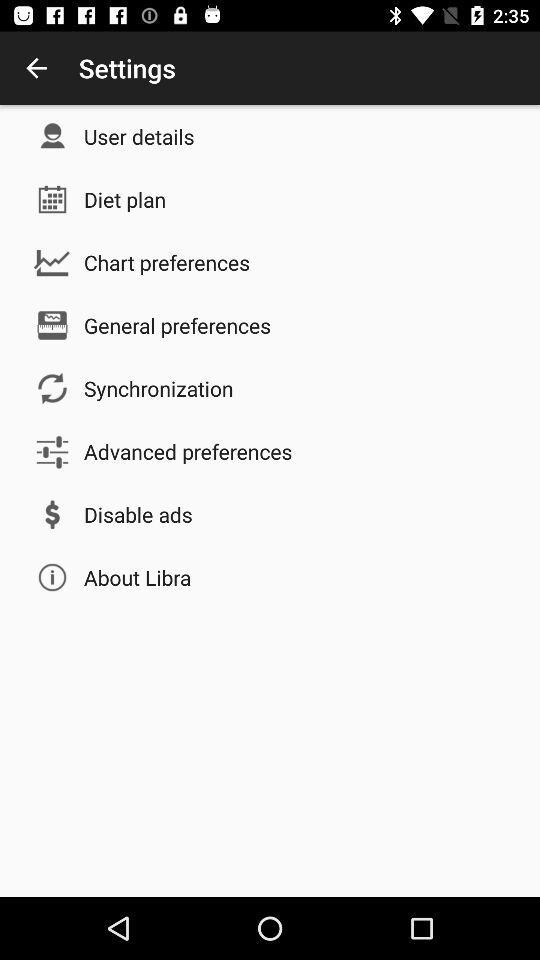 This screenshot has height=960, width=540. What do you see at coordinates (138, 135) in the screenshot?
I see `the user details item` at bounding box center [138, 135].